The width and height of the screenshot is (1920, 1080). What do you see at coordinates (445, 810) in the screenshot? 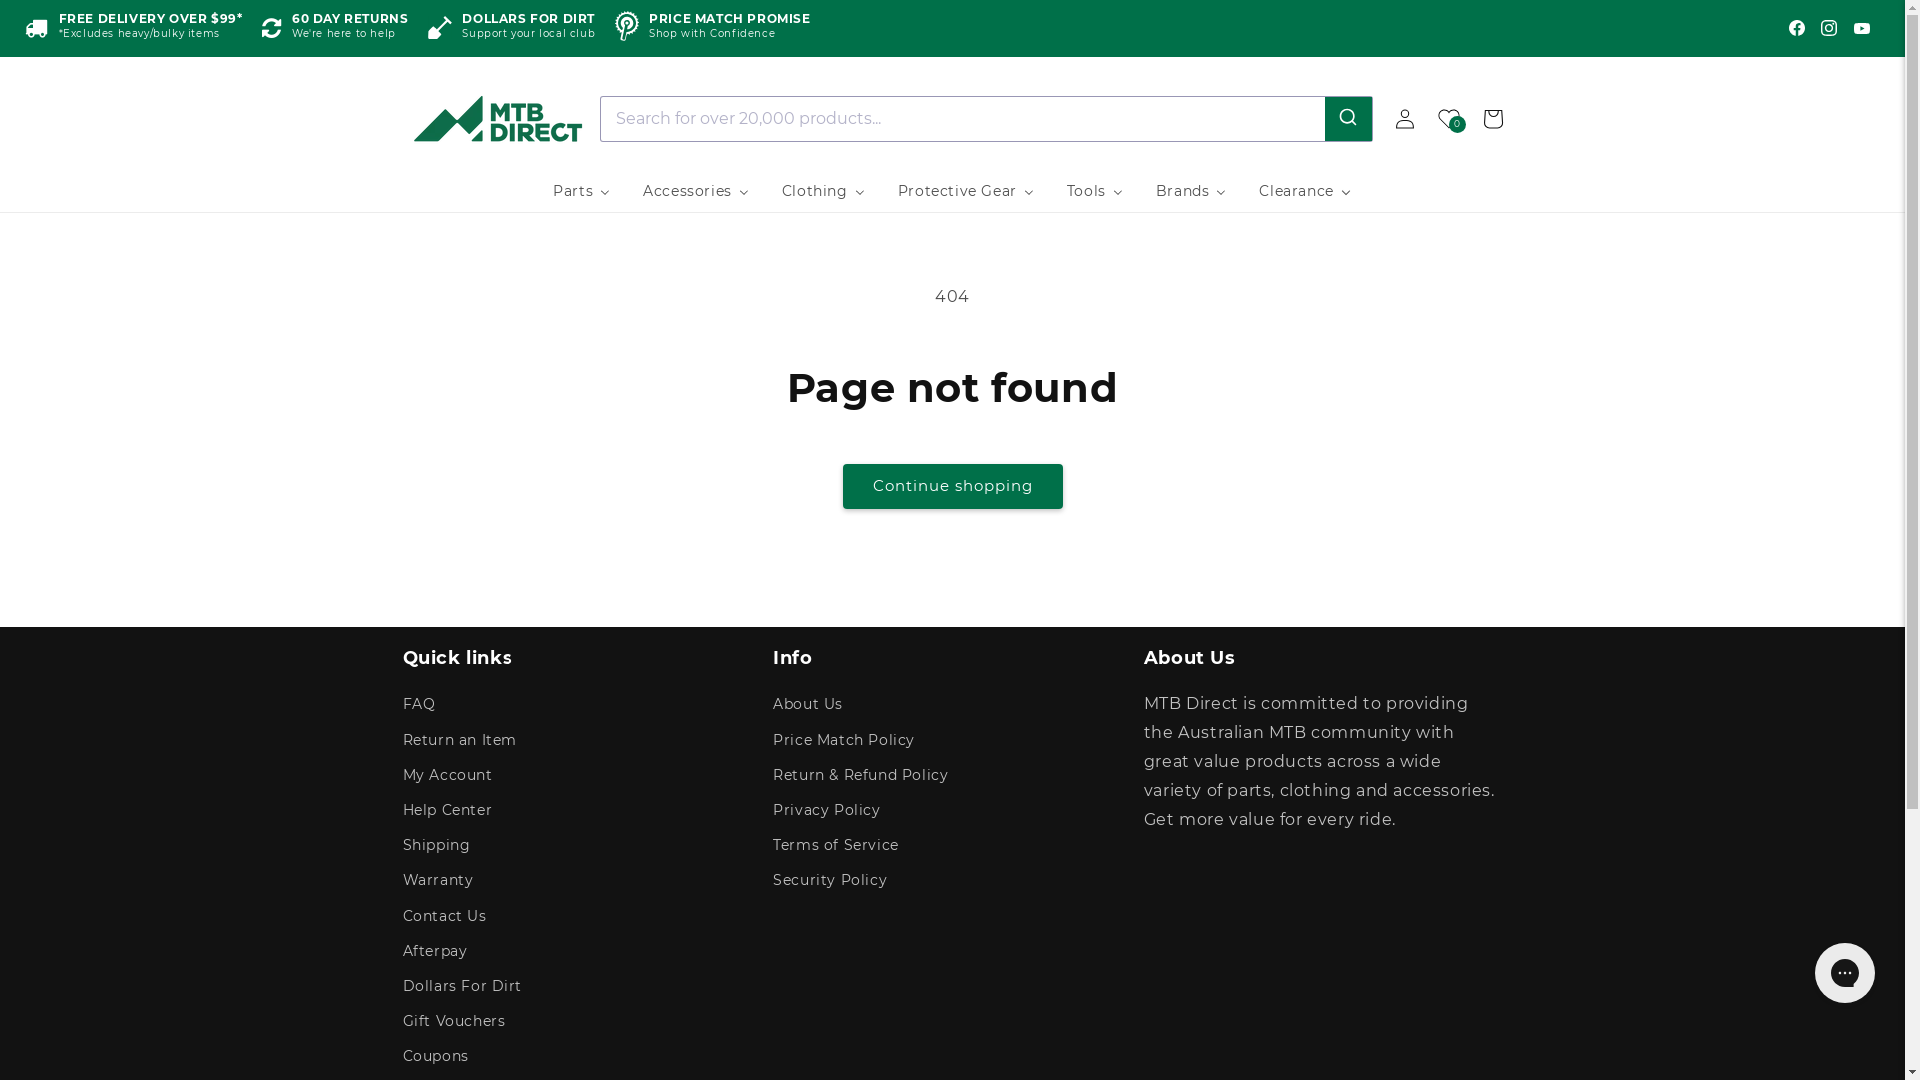
I see `'Help Center'` at bounding box center [445, 810].